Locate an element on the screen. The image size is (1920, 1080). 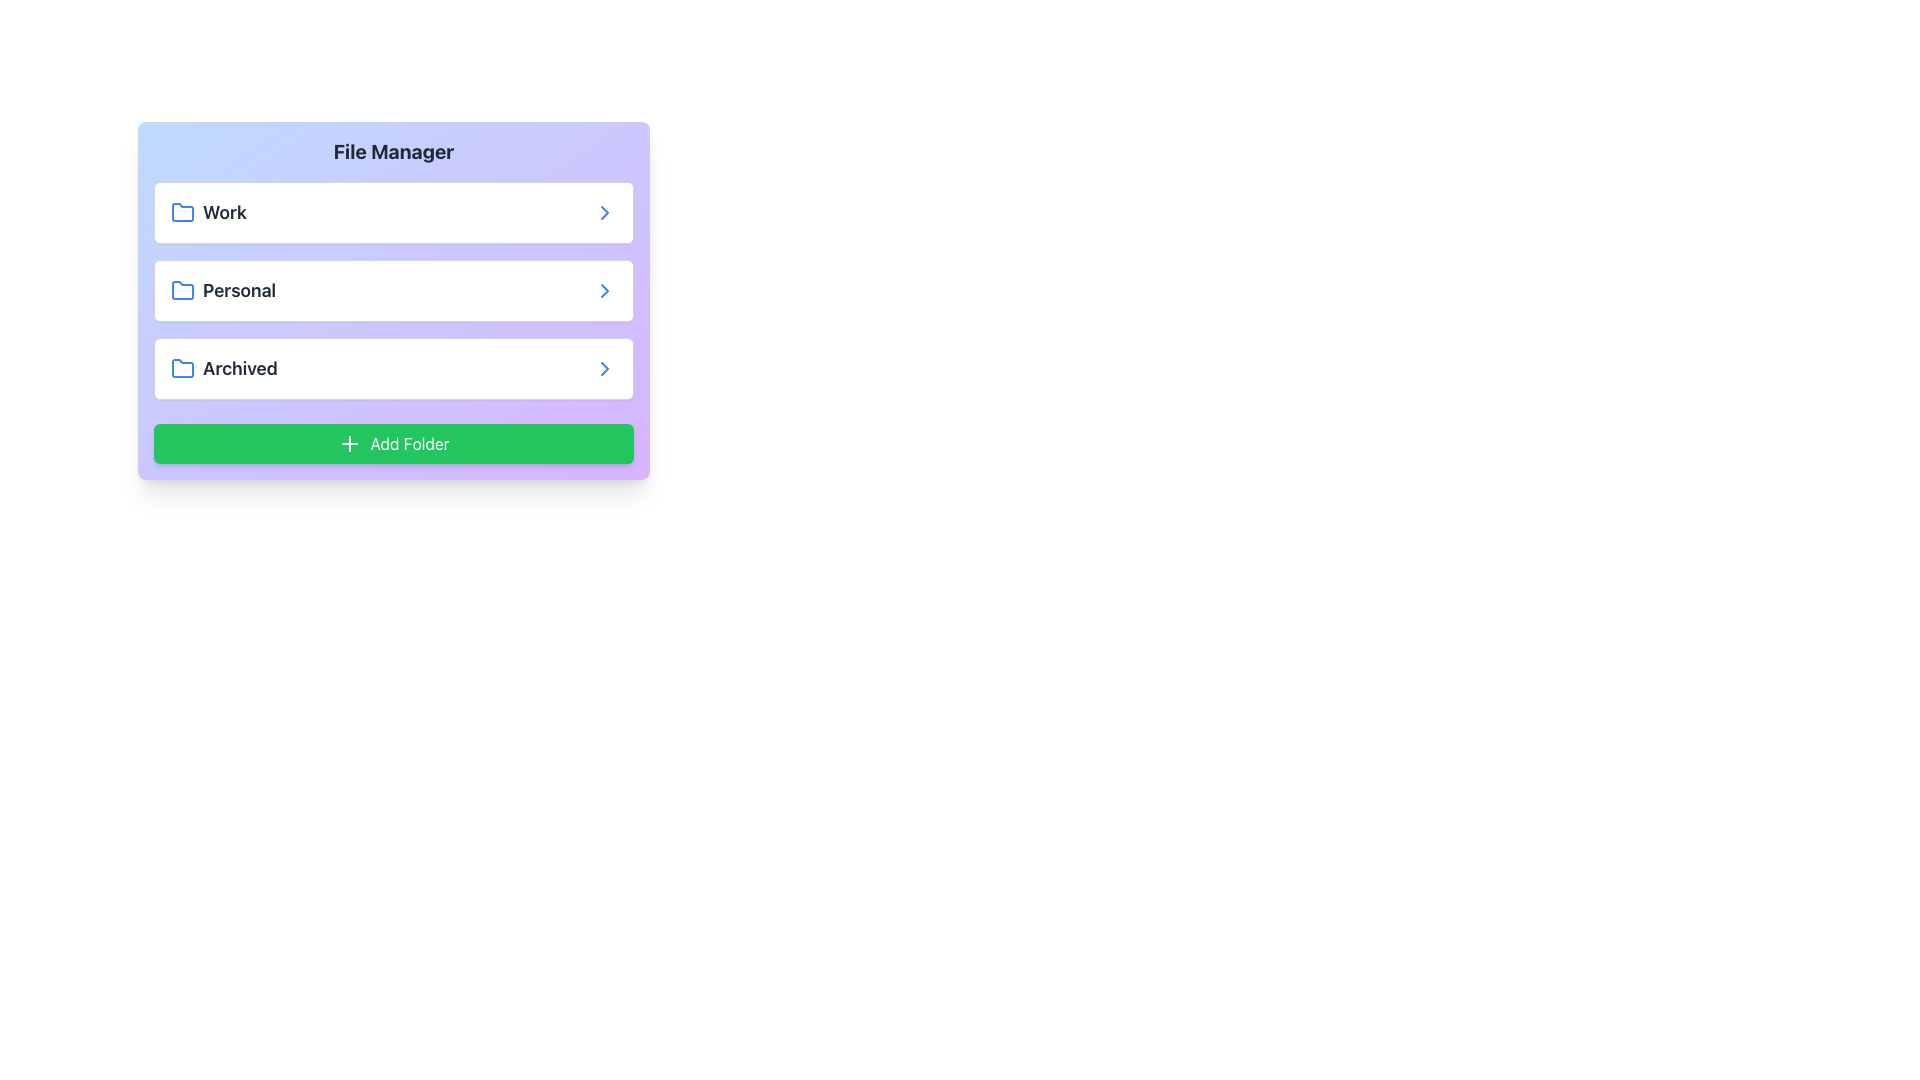
the top navigational item labeled 'Work' in the vertical list under the 'File Manager' title is located at coordinates (393, 212).